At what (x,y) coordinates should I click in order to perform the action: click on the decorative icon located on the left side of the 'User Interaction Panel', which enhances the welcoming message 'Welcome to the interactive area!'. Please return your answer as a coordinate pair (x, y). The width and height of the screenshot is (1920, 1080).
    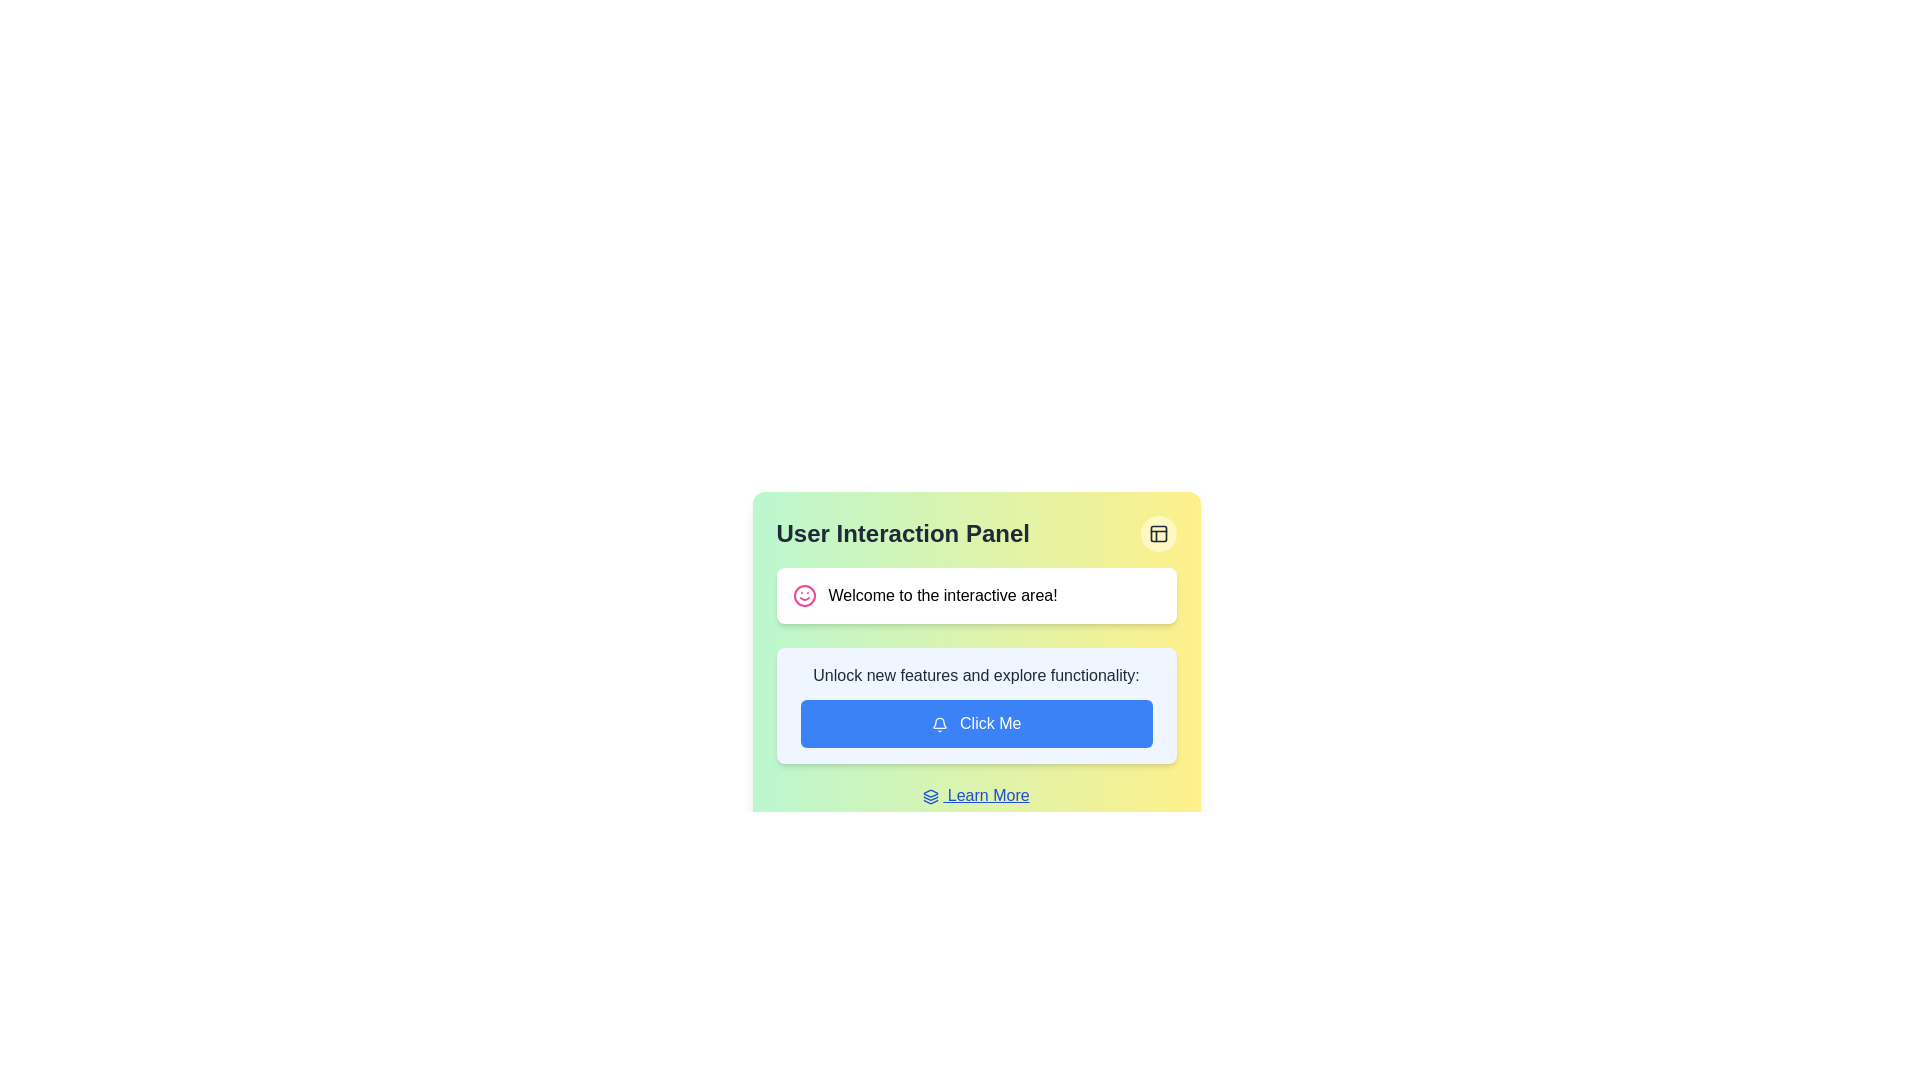
    Looking at the image, I should click on (804, 595).